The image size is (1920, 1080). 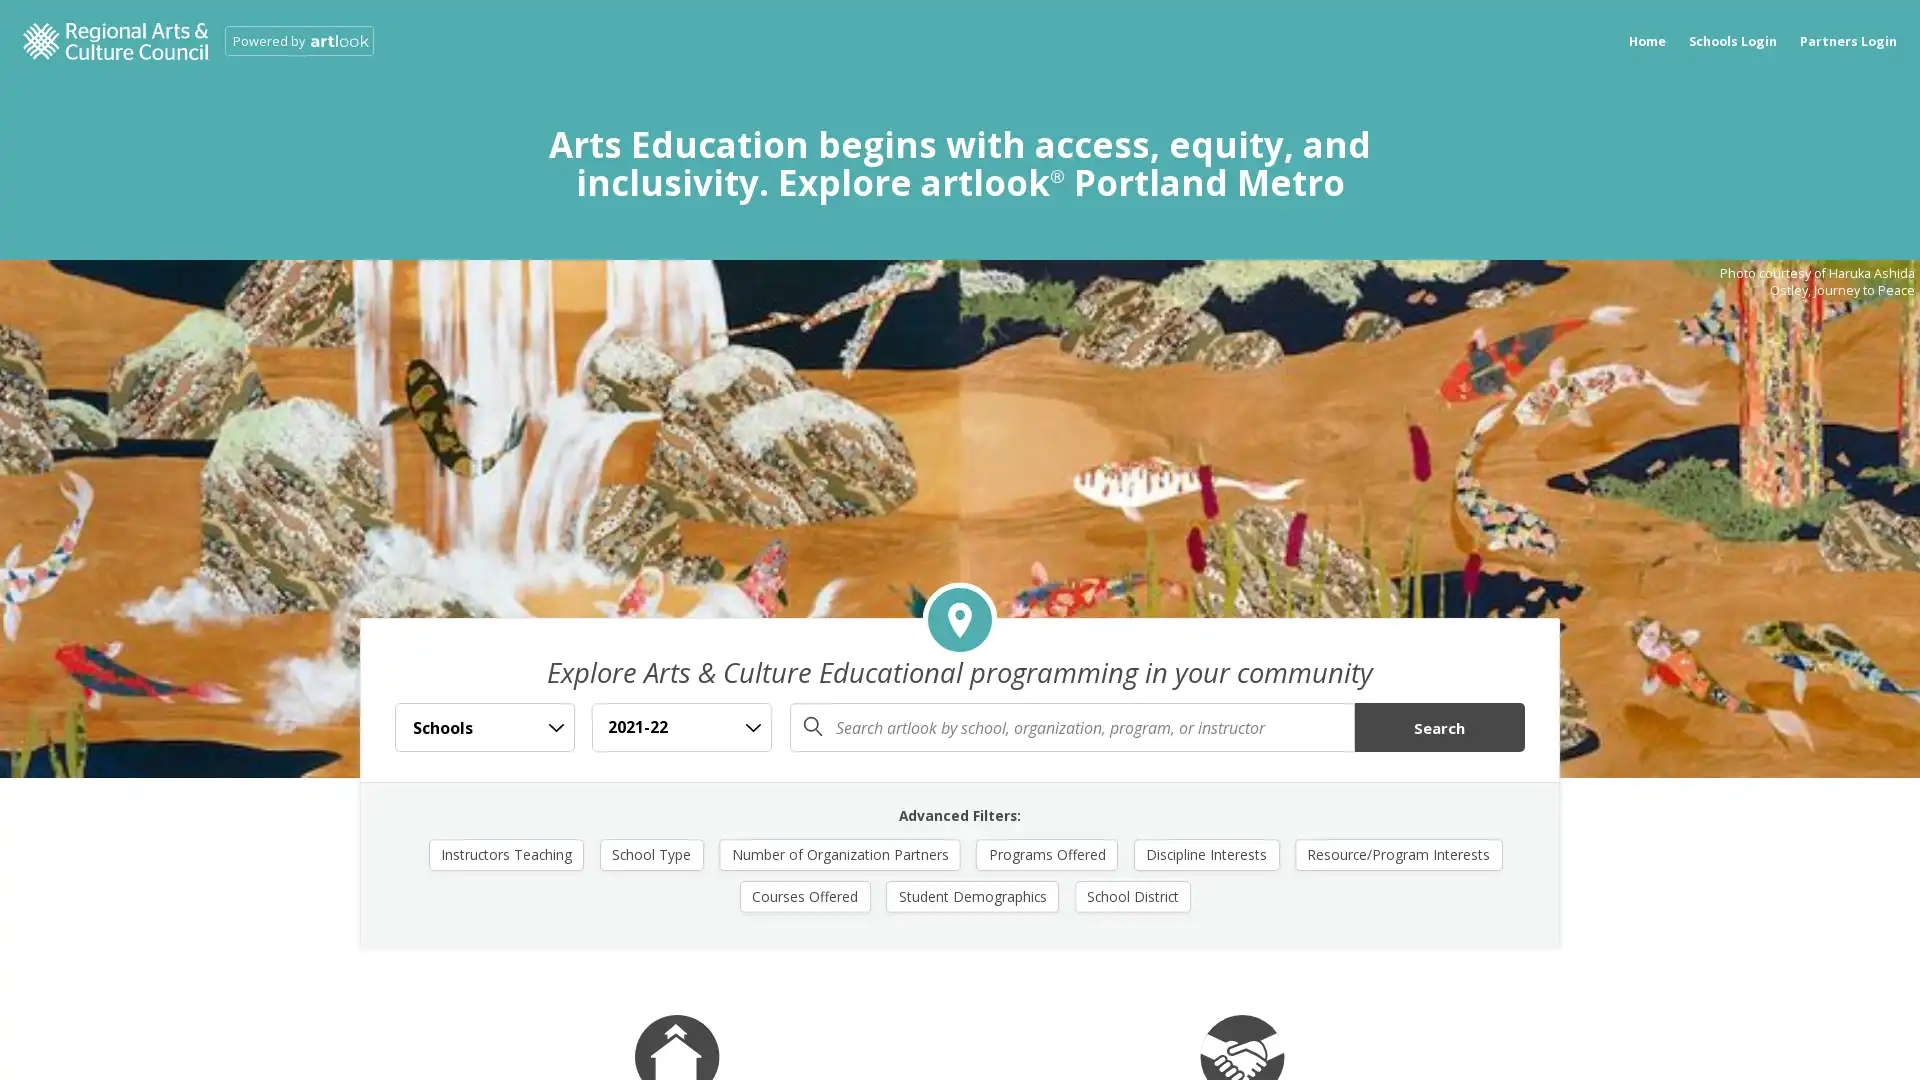 What do you see at coordinates (651, 853) in the screenshot?
I see `School Type` at bounding box center [651, 853].